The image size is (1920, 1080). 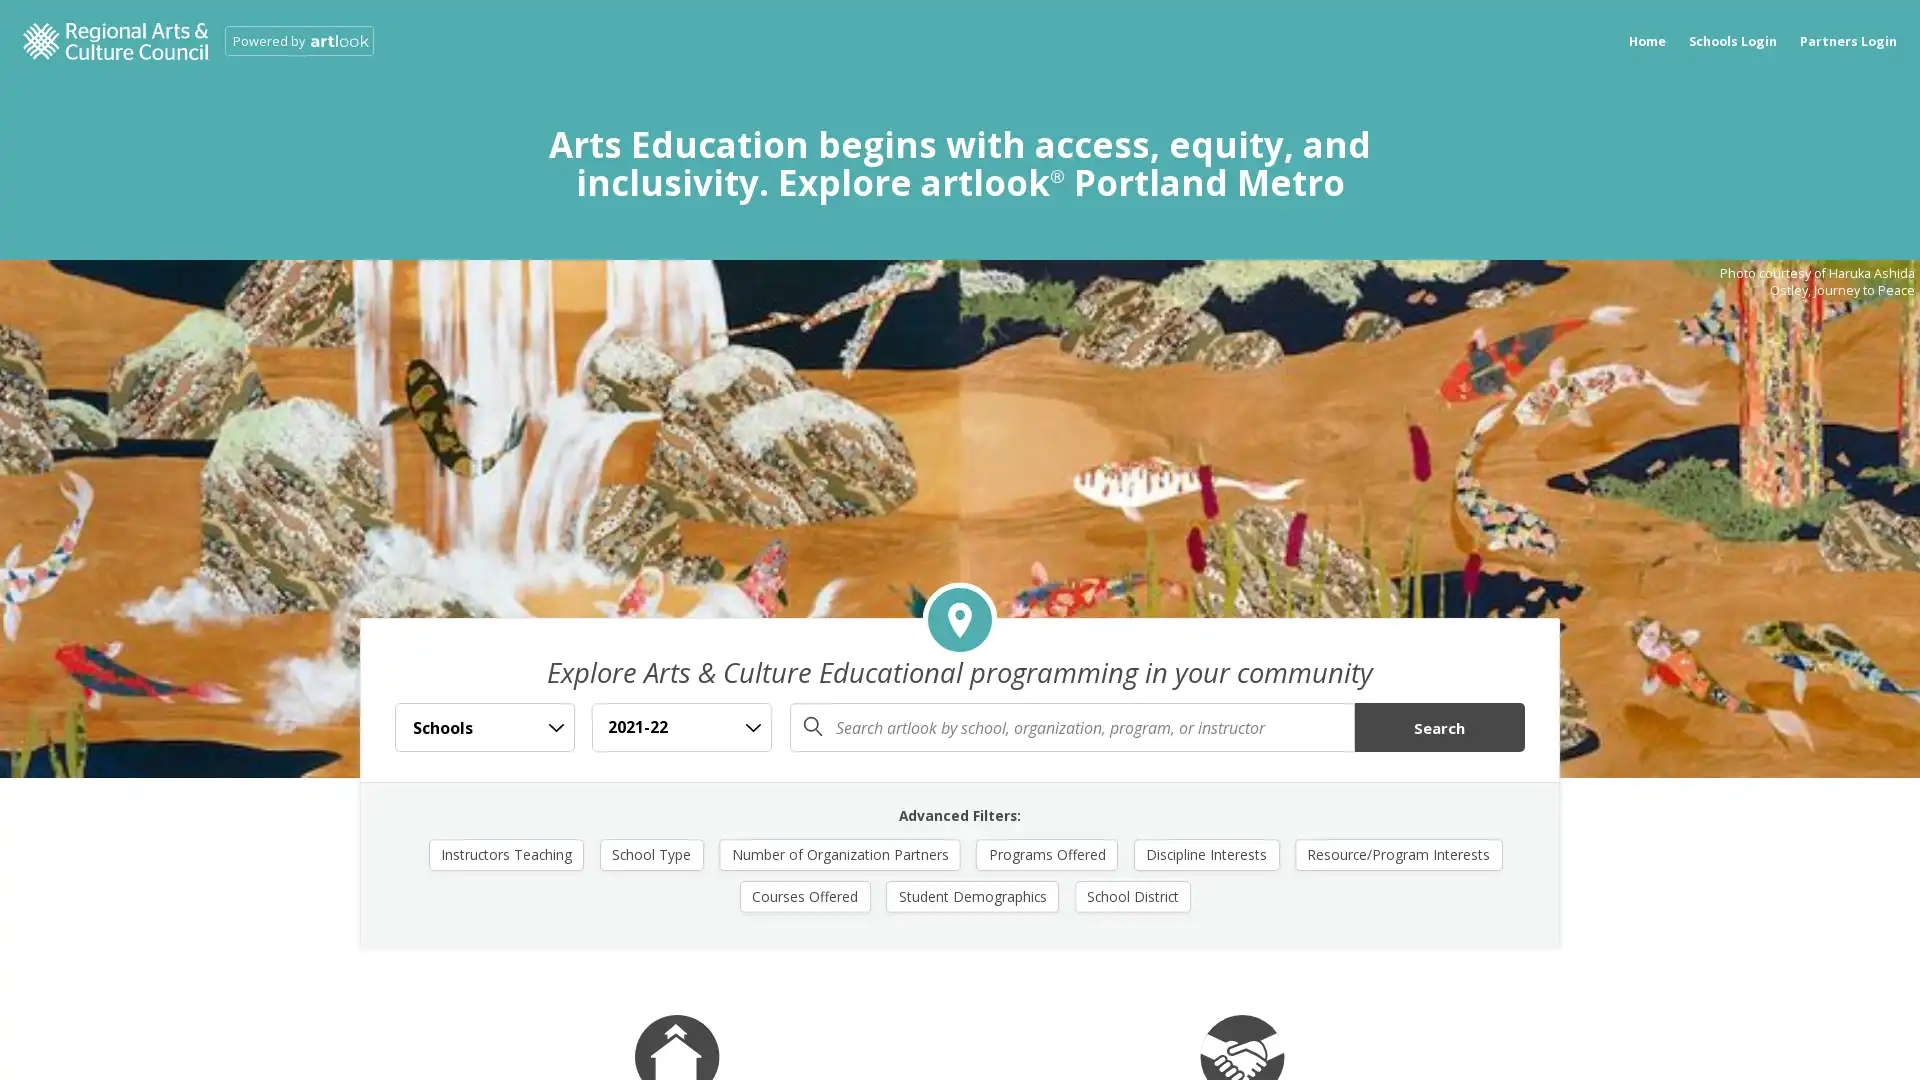 What do you see at coordinates (651, 853) in the screenshot?
I see `School Type` at bounding box center [651, 853].